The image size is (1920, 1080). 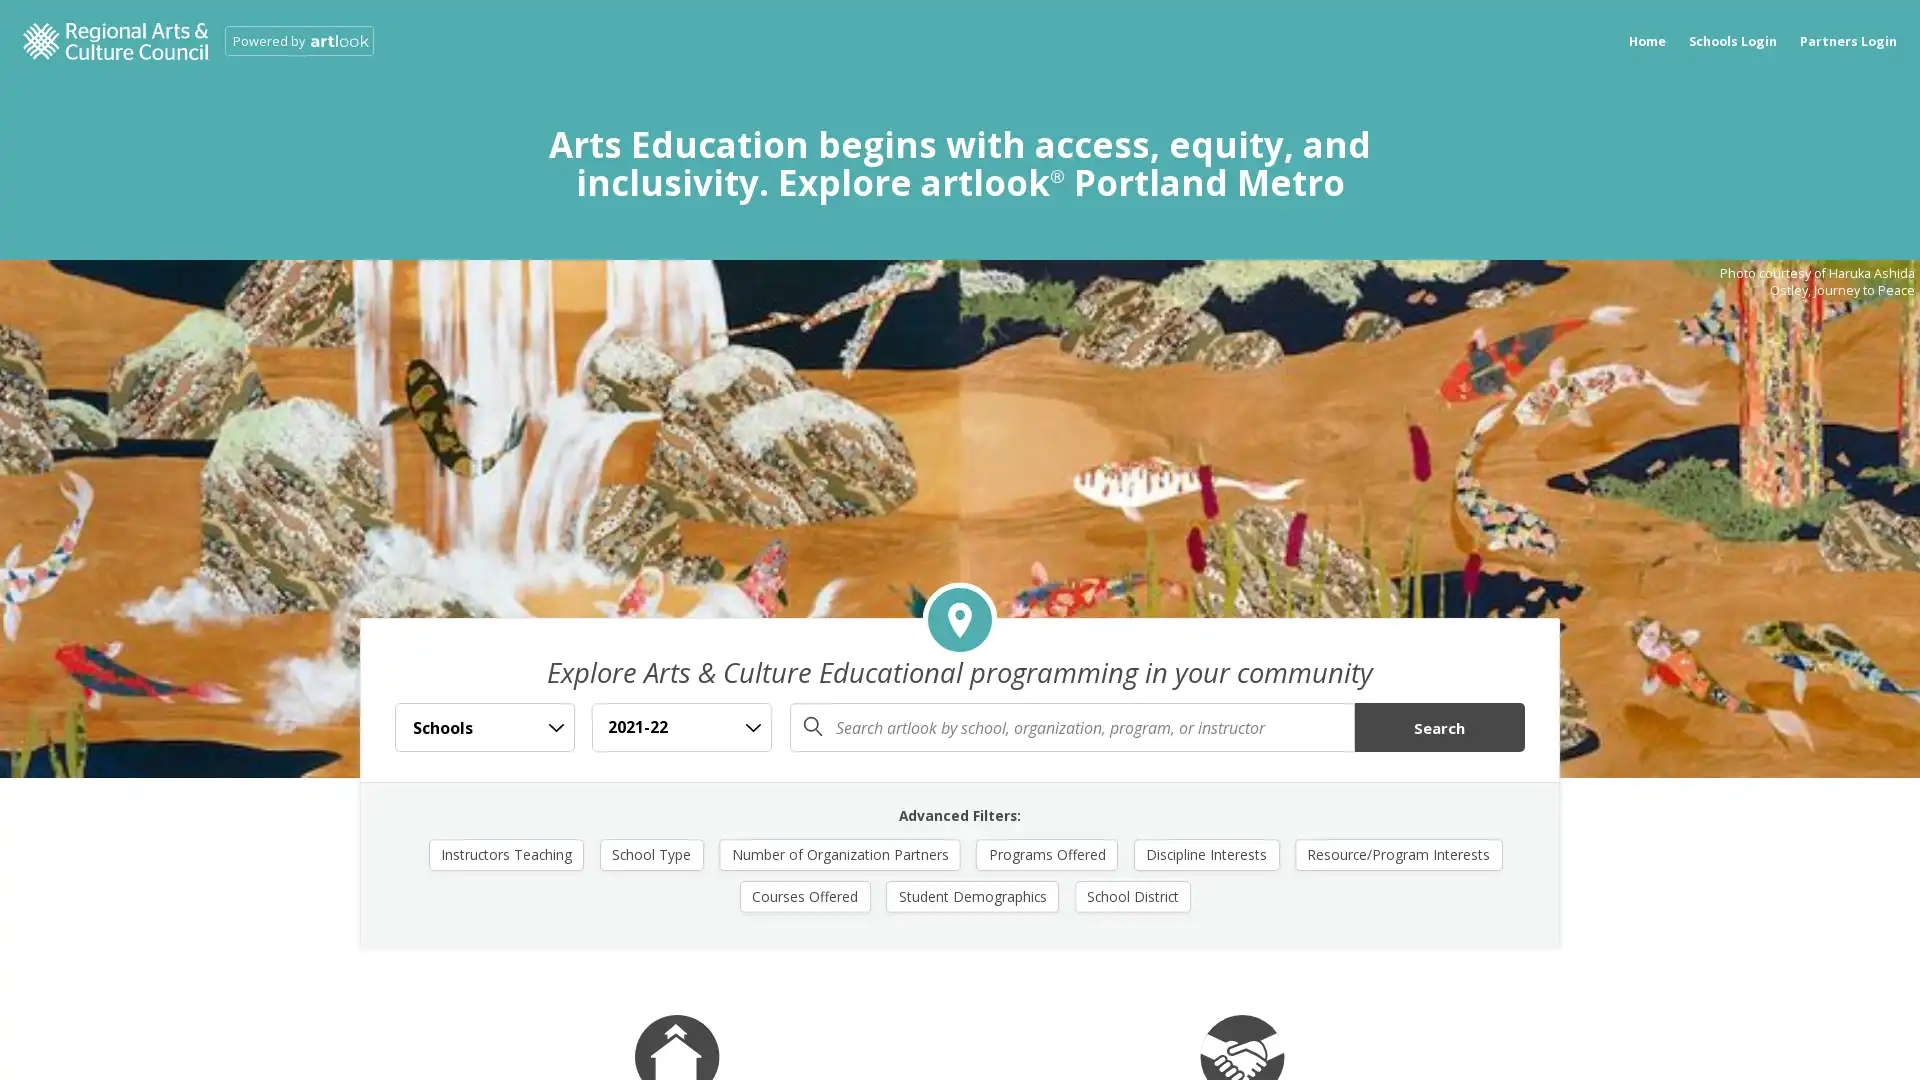 What do you see at coordinates (651, 853) in the screenshot?
I see `School Type` at bounding box center [651, 853].